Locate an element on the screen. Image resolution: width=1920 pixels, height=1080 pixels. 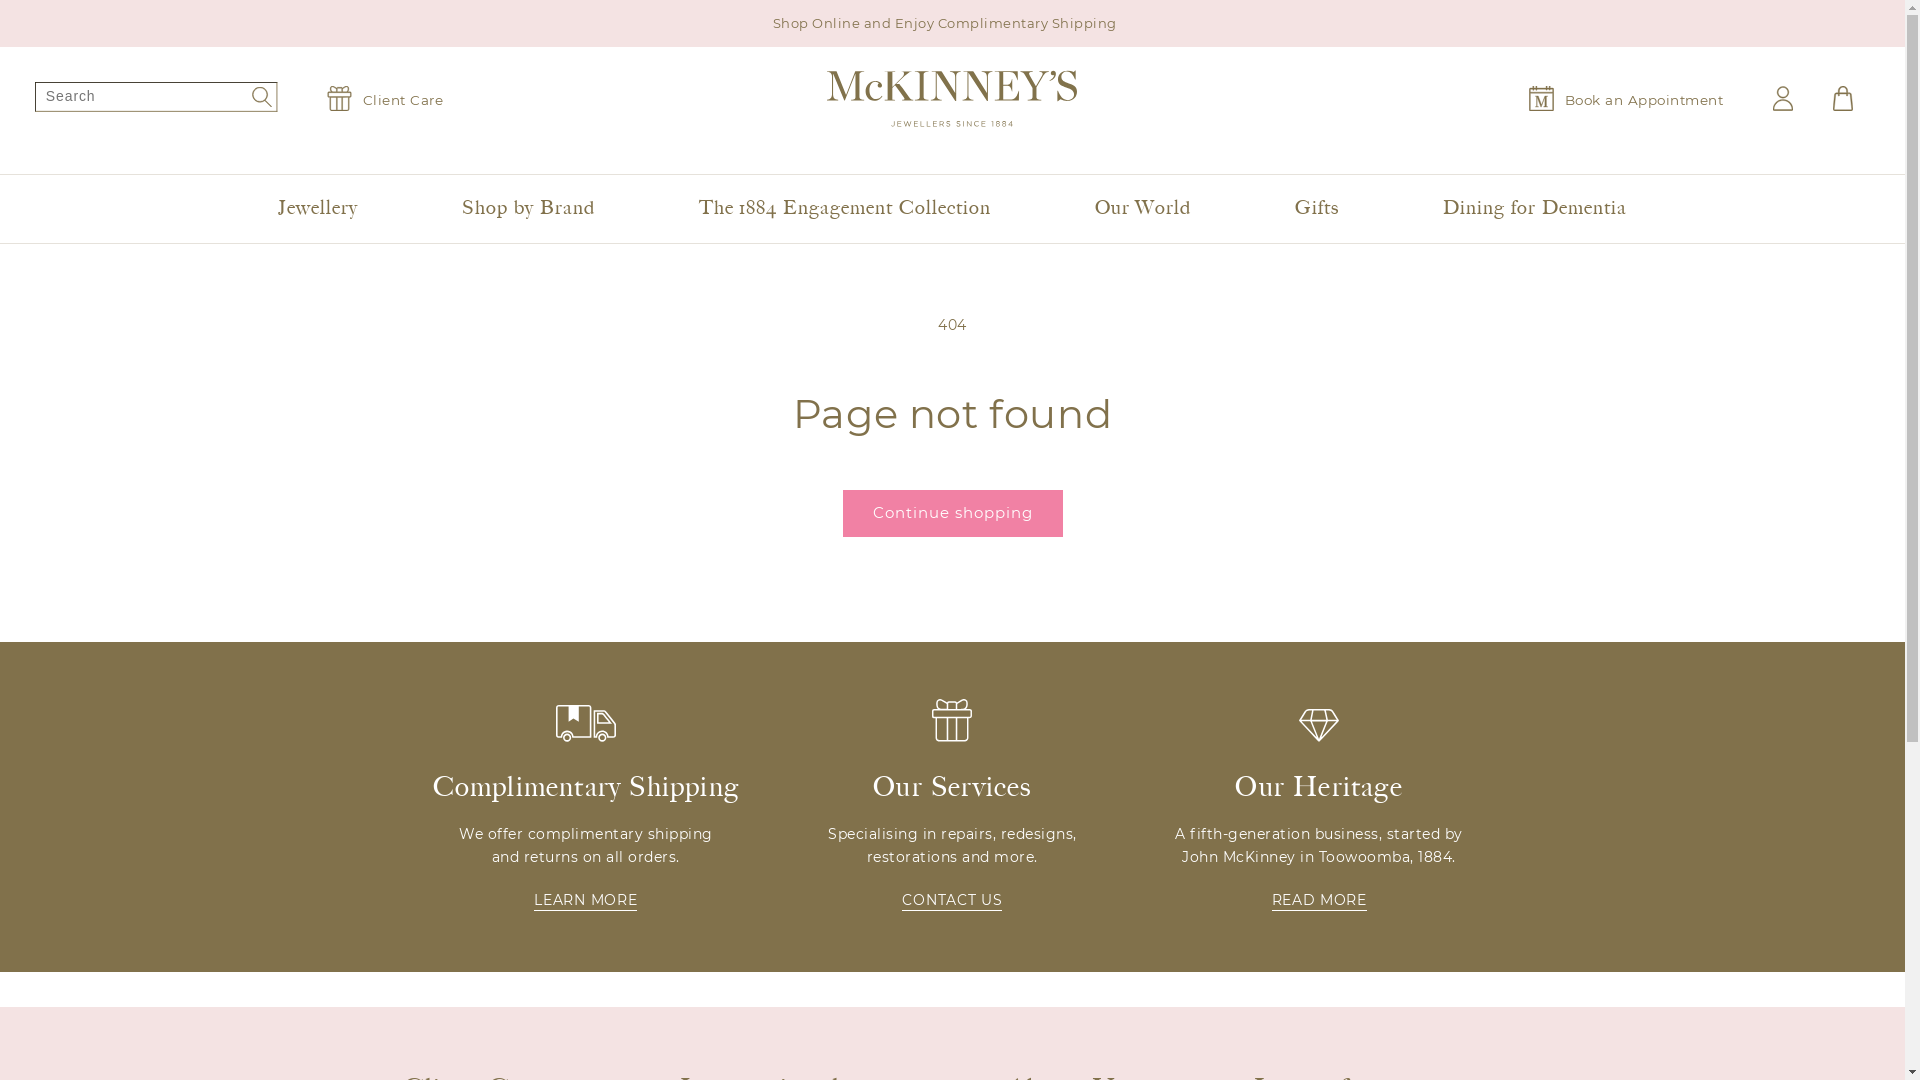
'Shop by Brand' is located at coordinates (449, 208).